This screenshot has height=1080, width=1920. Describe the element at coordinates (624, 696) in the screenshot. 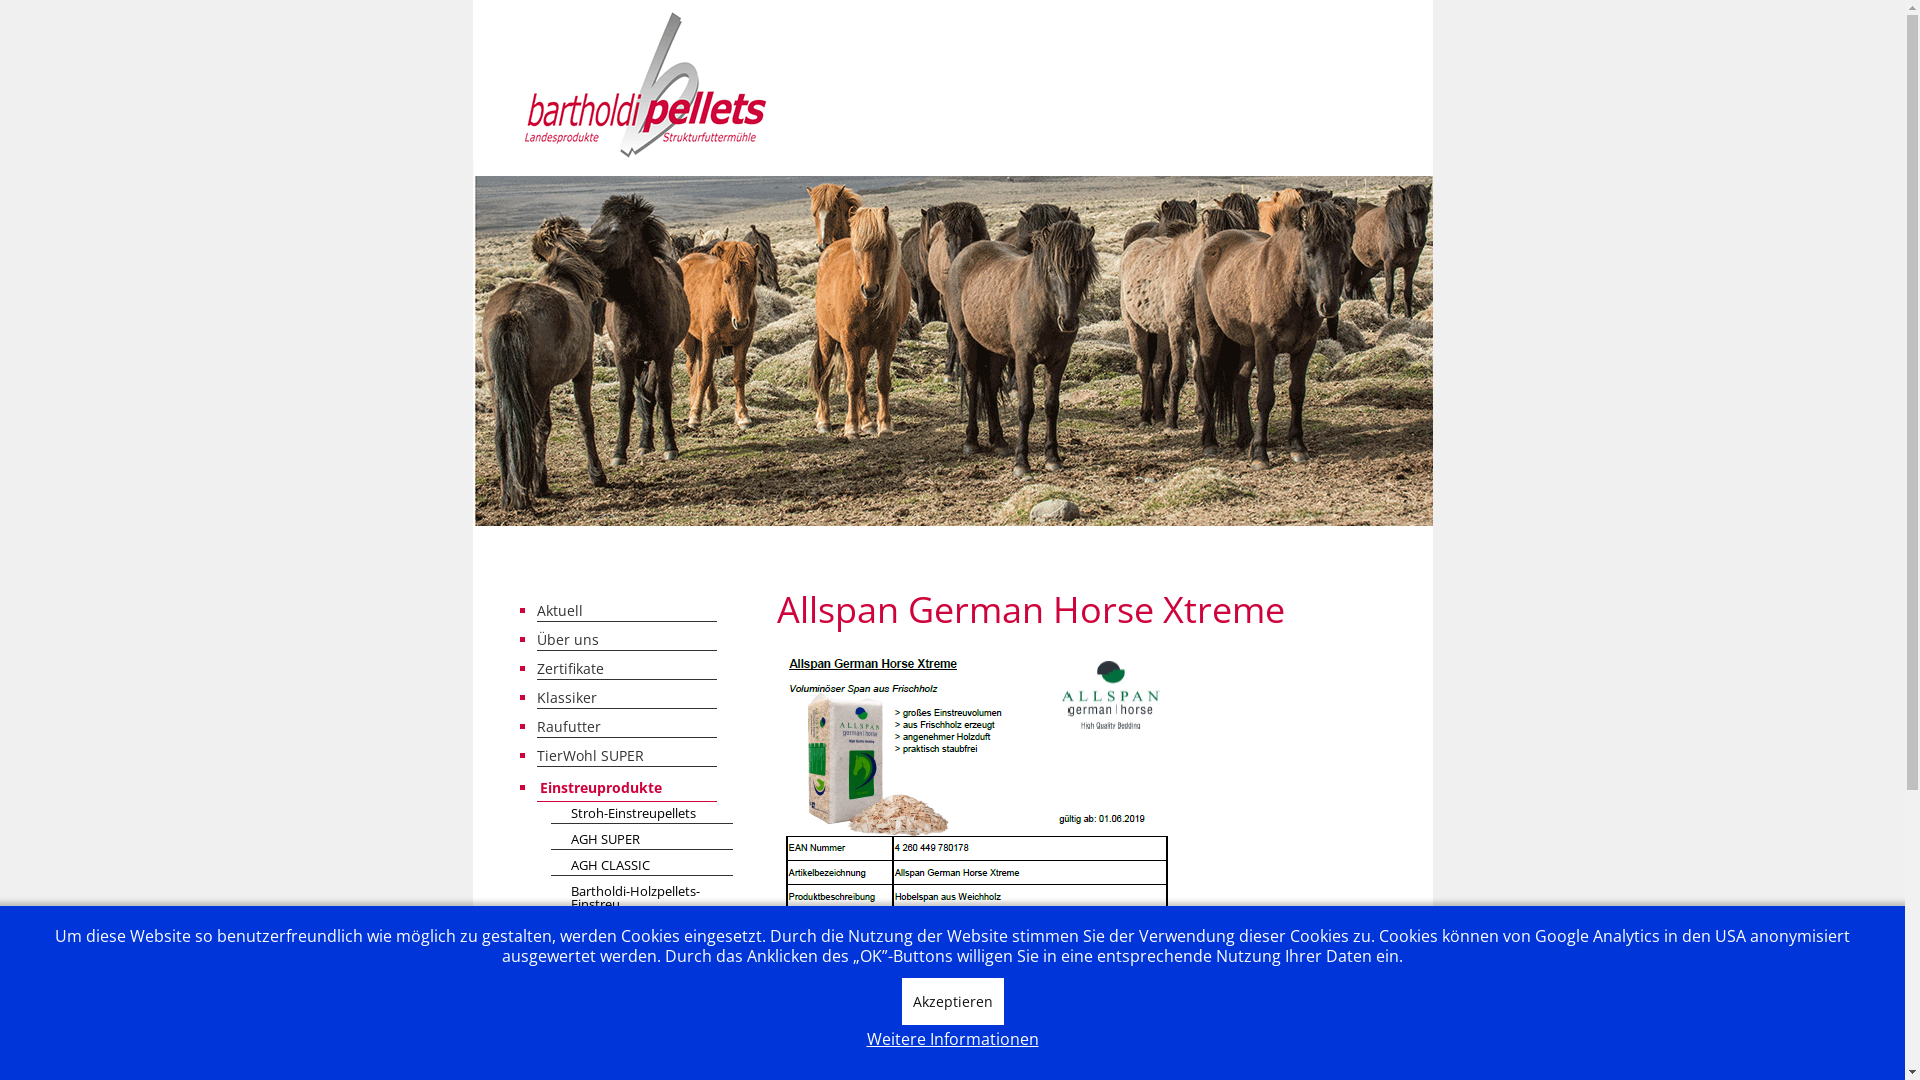

I see `'Klassiker'` at that location.